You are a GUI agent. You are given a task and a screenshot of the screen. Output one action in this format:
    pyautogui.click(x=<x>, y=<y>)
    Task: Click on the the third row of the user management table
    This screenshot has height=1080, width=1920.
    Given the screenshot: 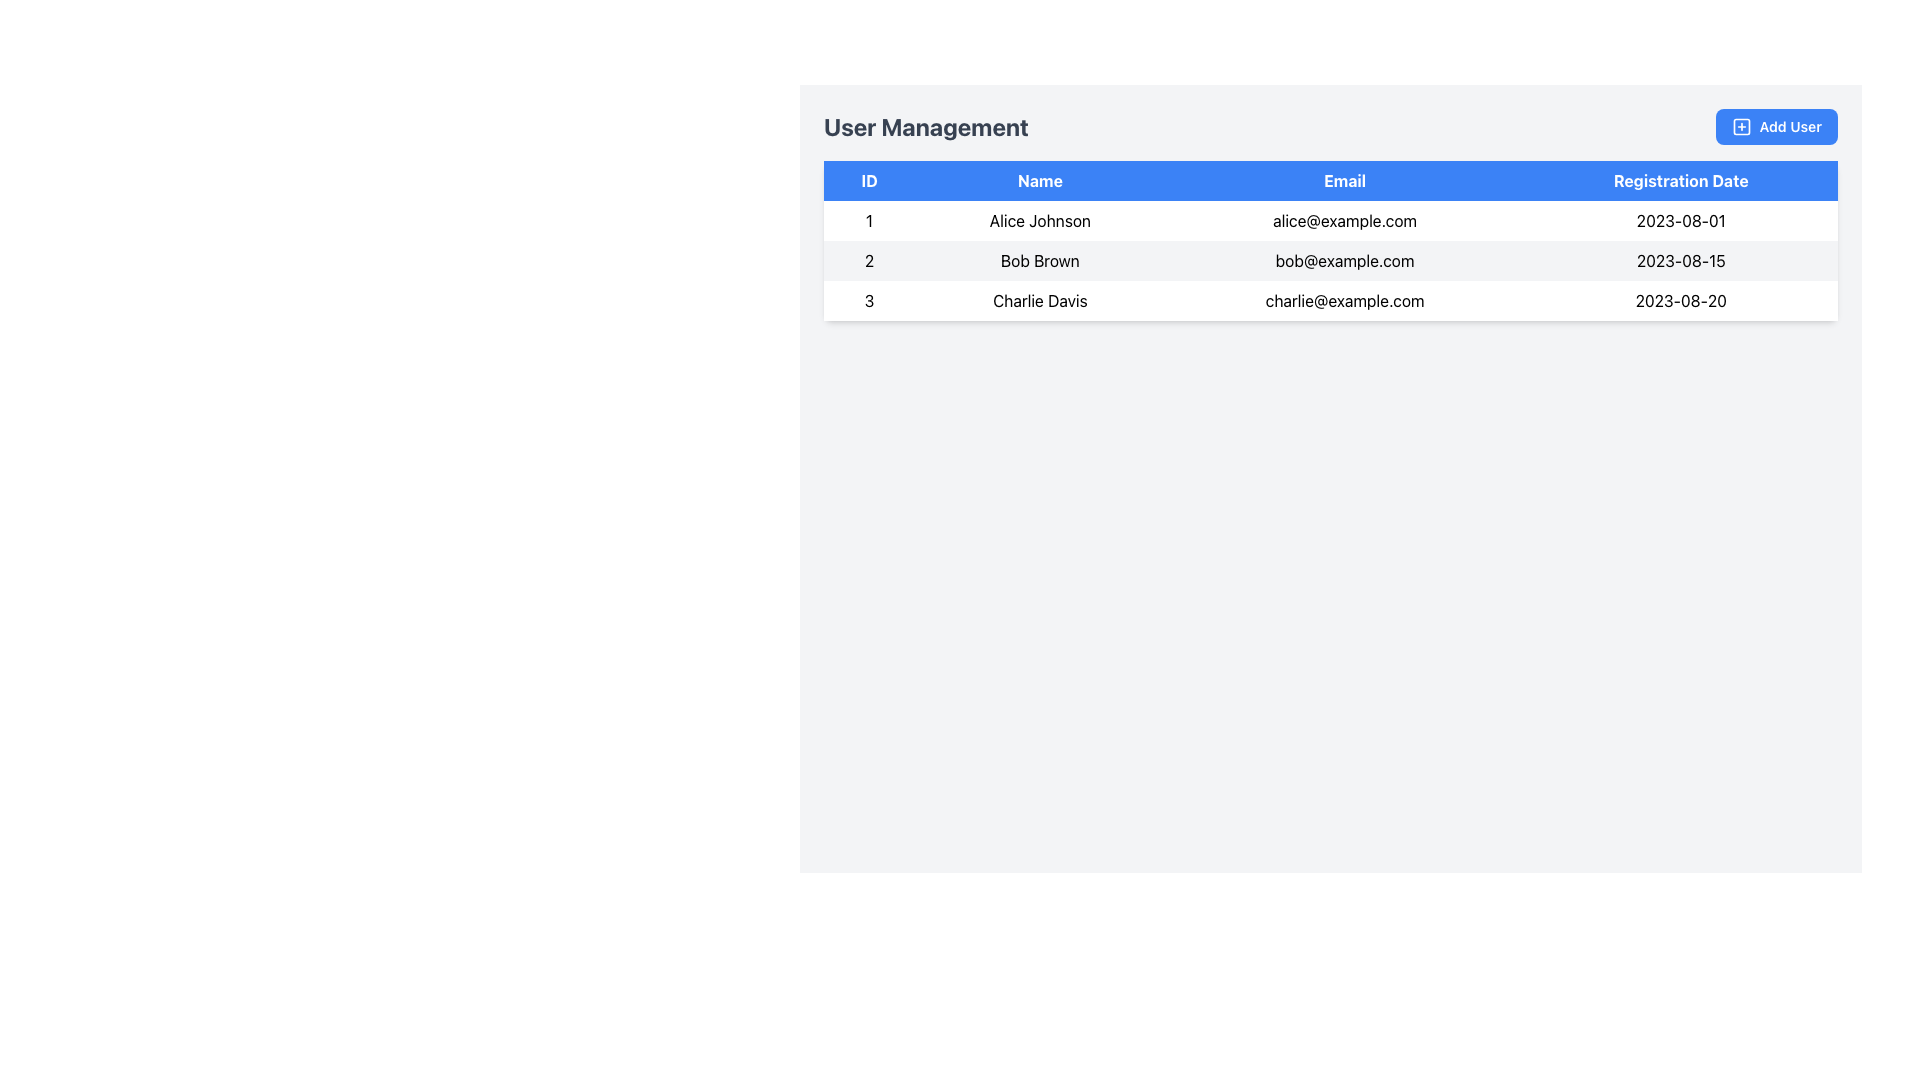 What is the action you would take?
    pyautogui.click(x=1330, y=300)
    